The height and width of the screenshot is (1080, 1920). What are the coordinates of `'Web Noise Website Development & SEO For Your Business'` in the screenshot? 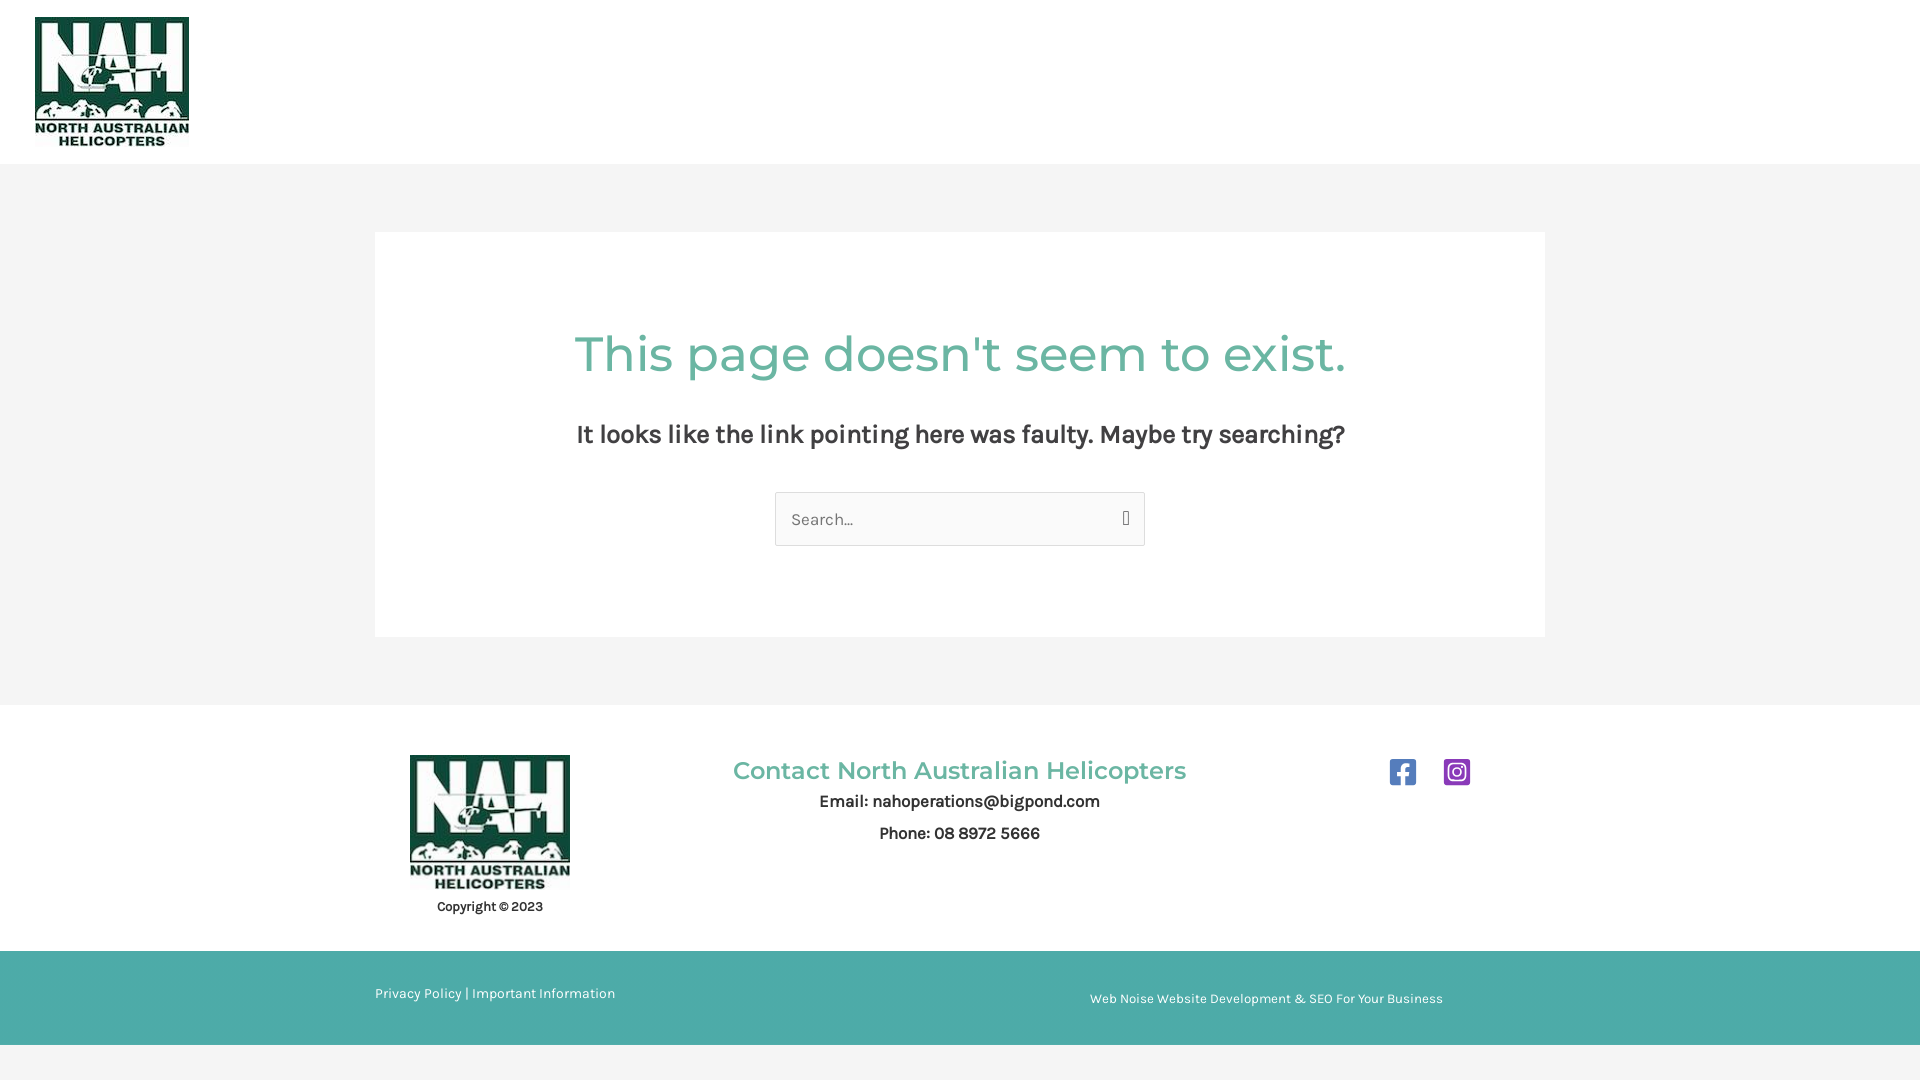 It's located at (1088, 998).